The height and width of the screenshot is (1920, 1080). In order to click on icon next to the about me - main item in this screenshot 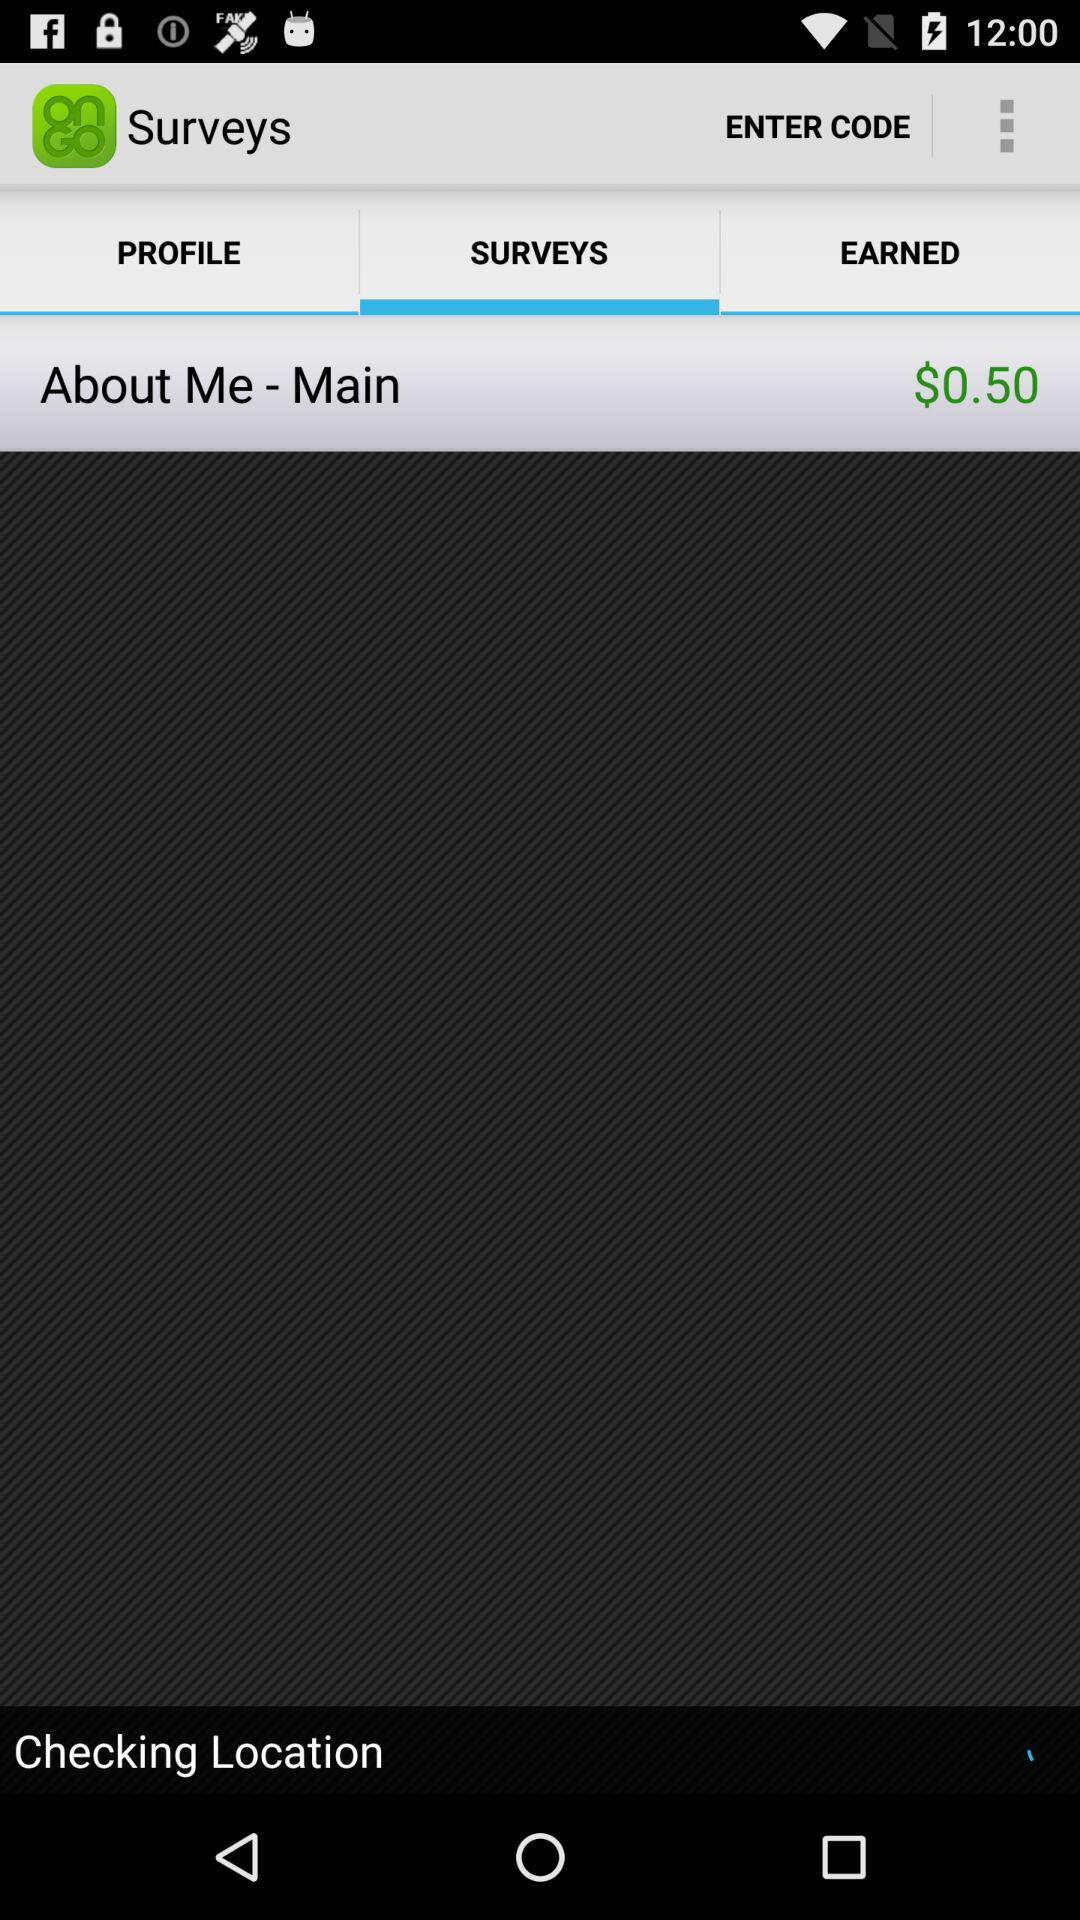, I will do `click(975, 383)`.